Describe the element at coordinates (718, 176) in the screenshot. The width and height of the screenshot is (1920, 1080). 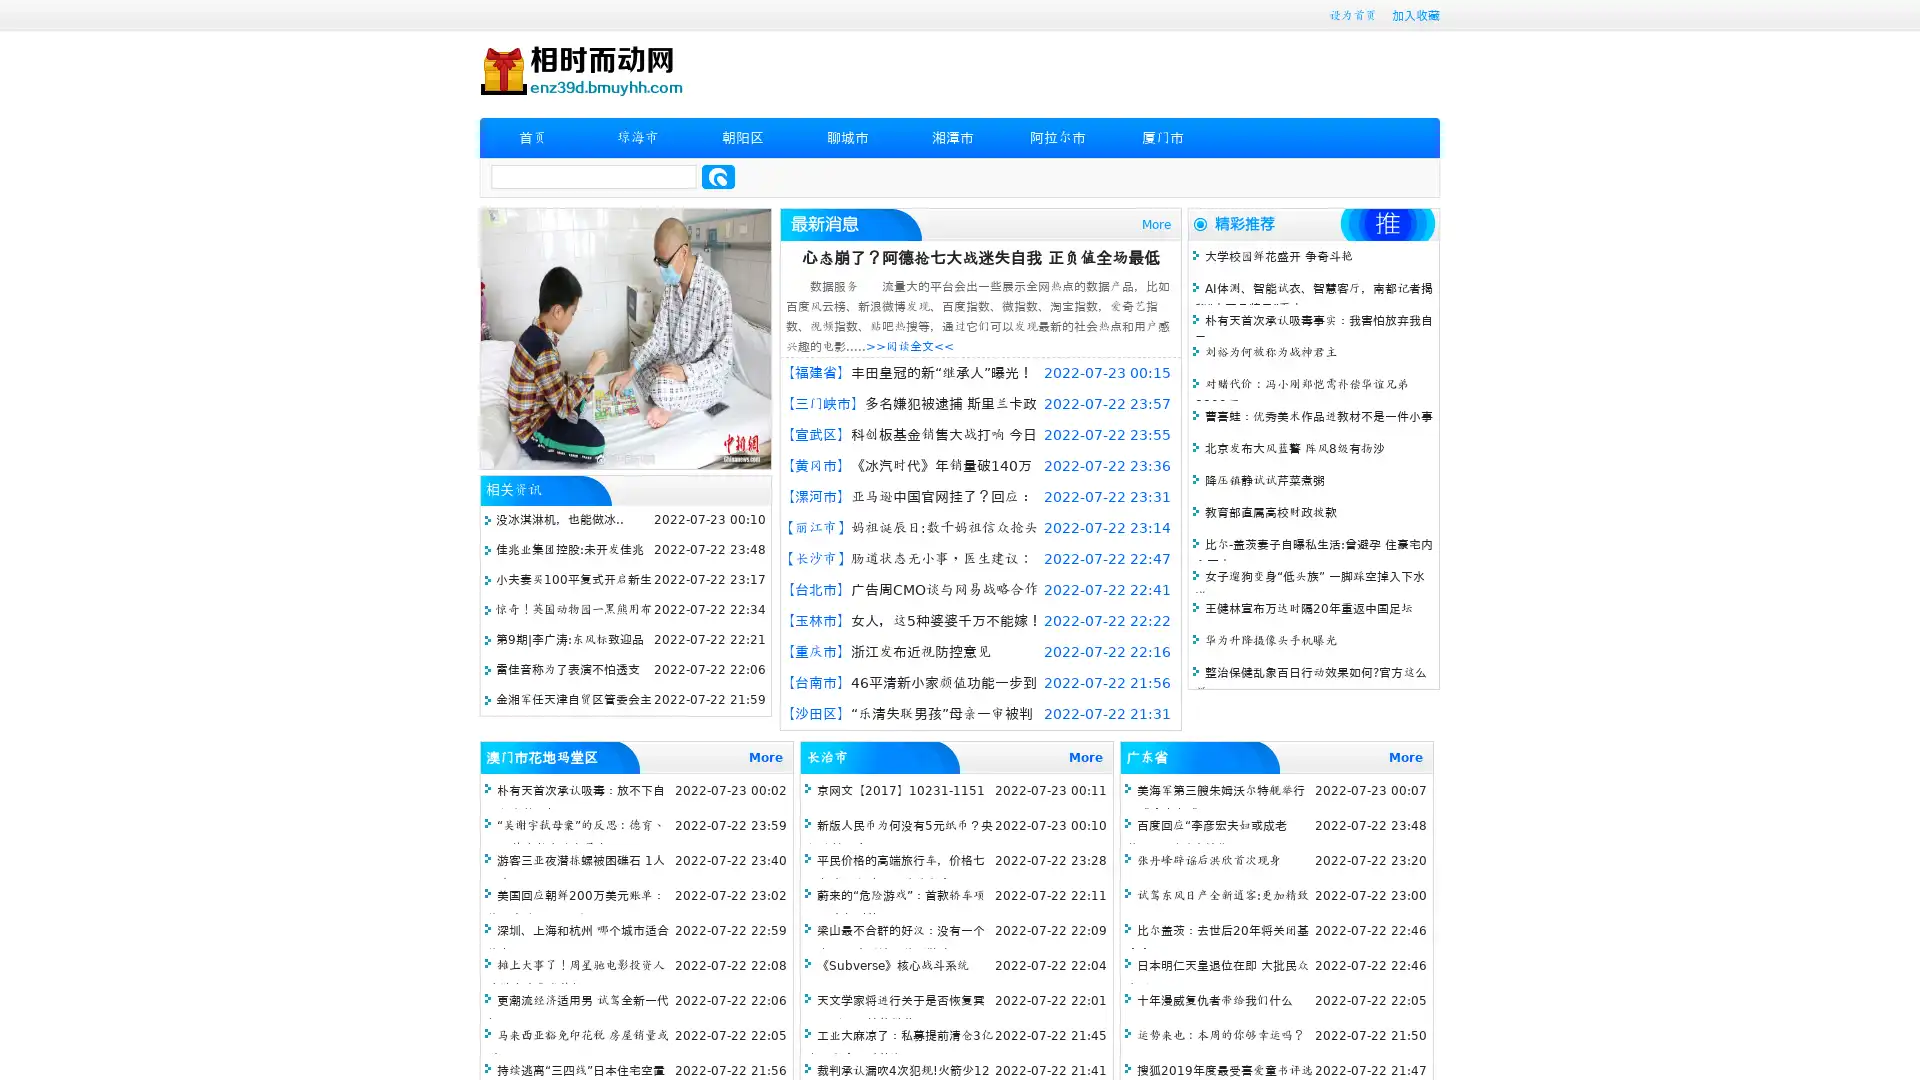
I see `Search` at that location.